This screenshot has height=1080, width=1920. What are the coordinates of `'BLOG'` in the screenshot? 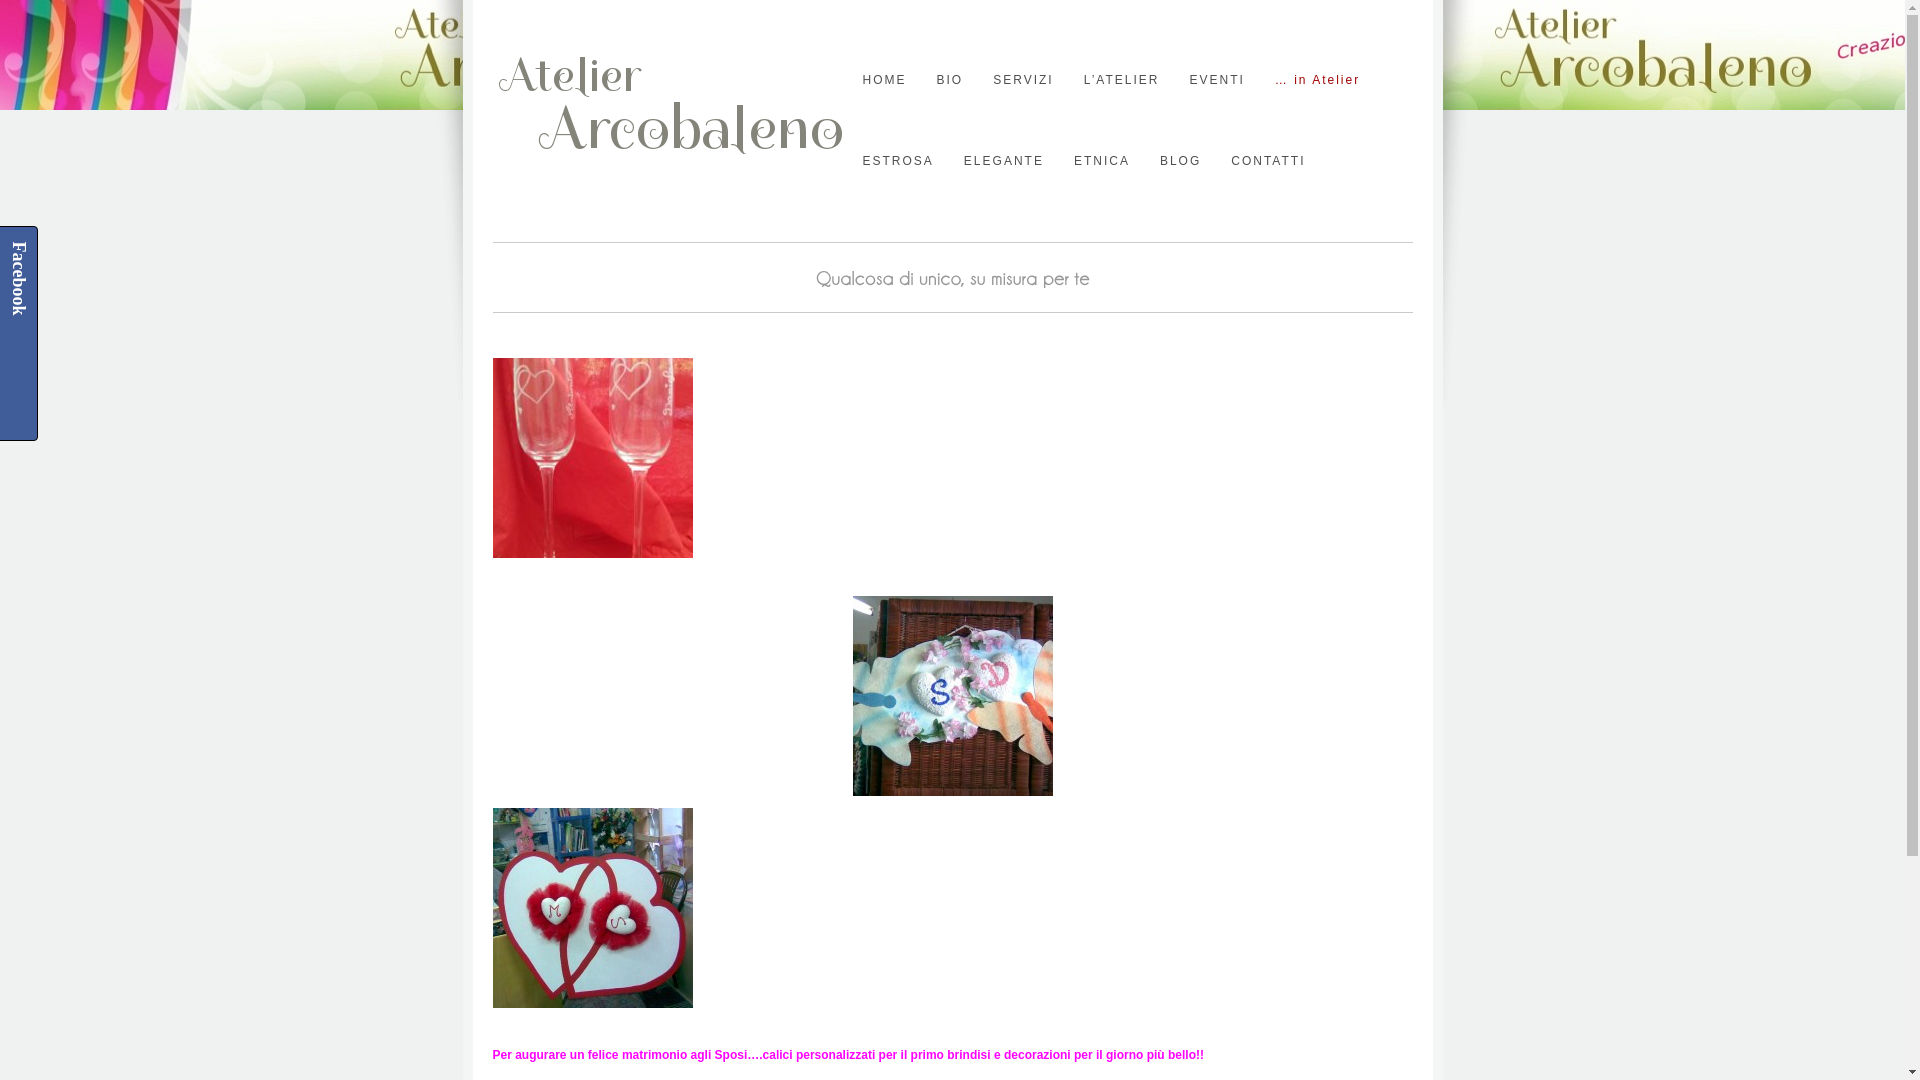 It's located at (1180, 160).